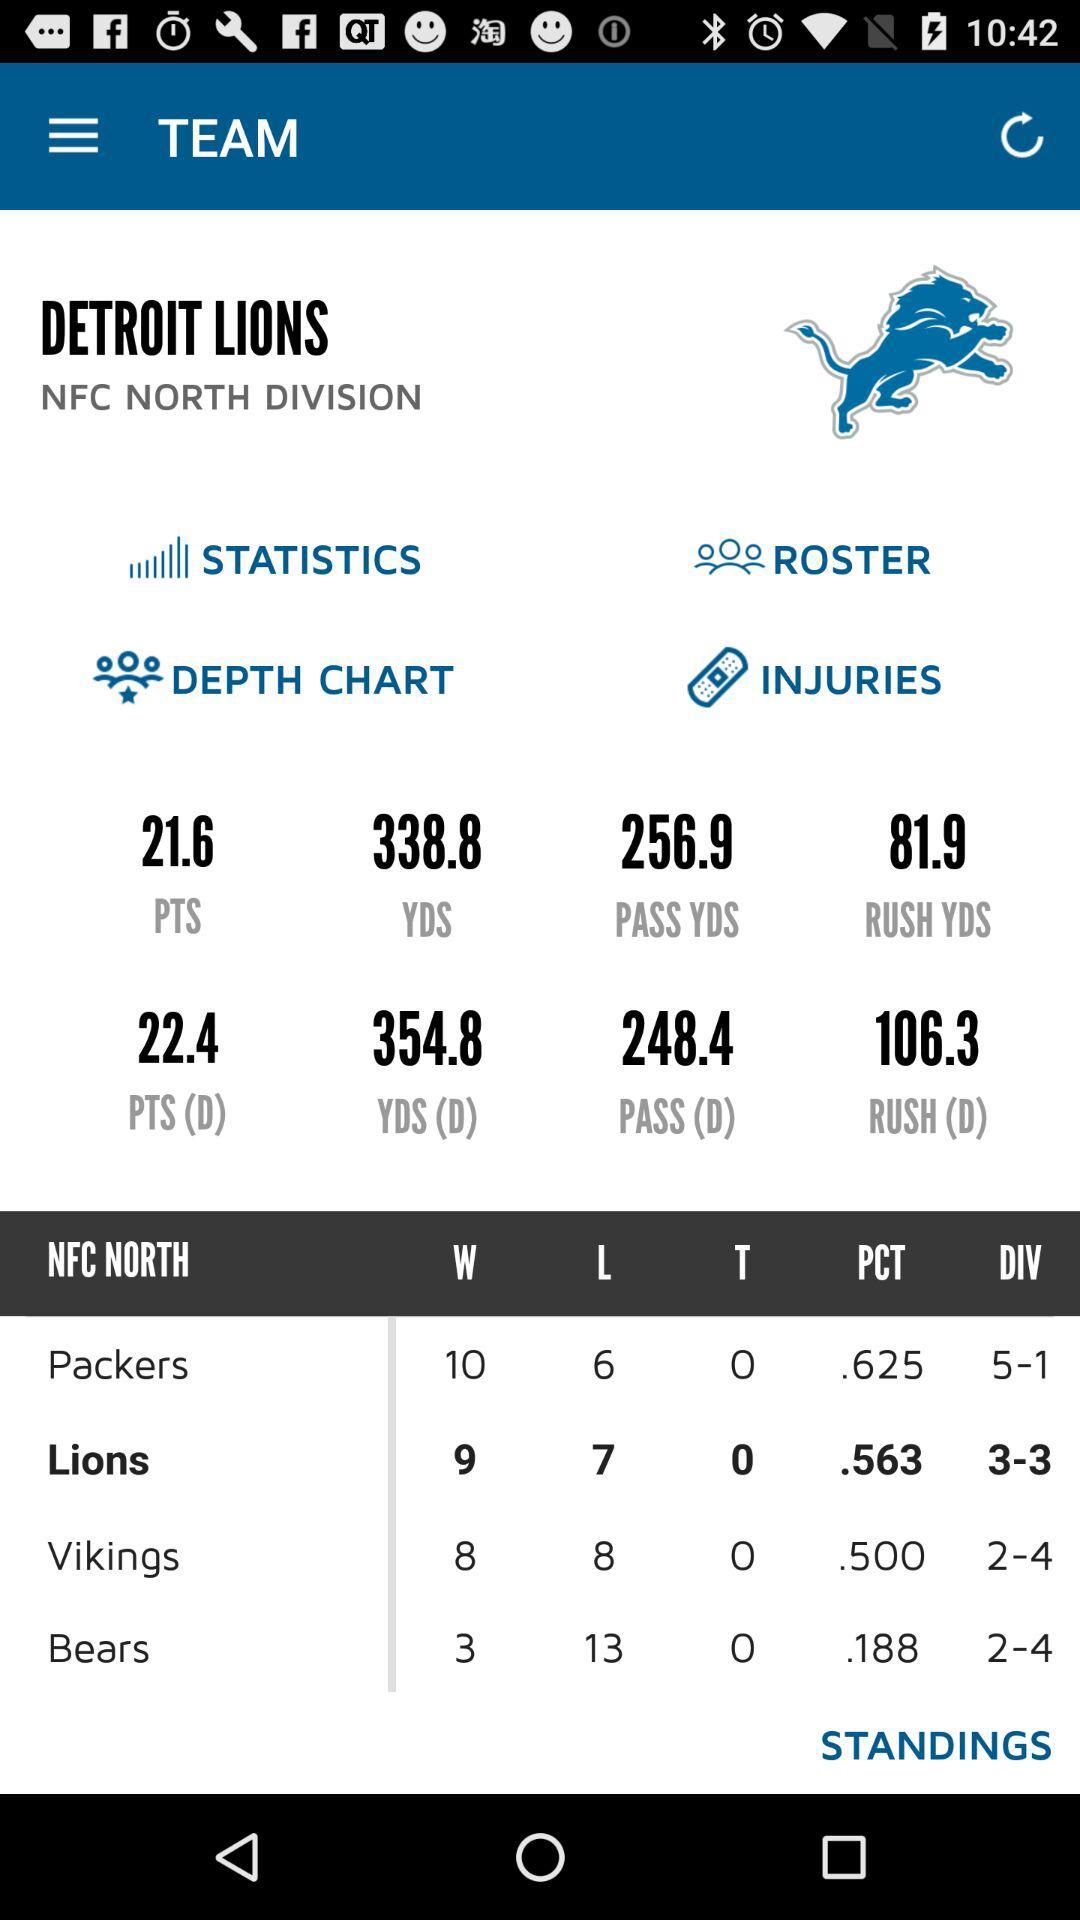  I want to click on the item next to l icon, so click(742, 1262).